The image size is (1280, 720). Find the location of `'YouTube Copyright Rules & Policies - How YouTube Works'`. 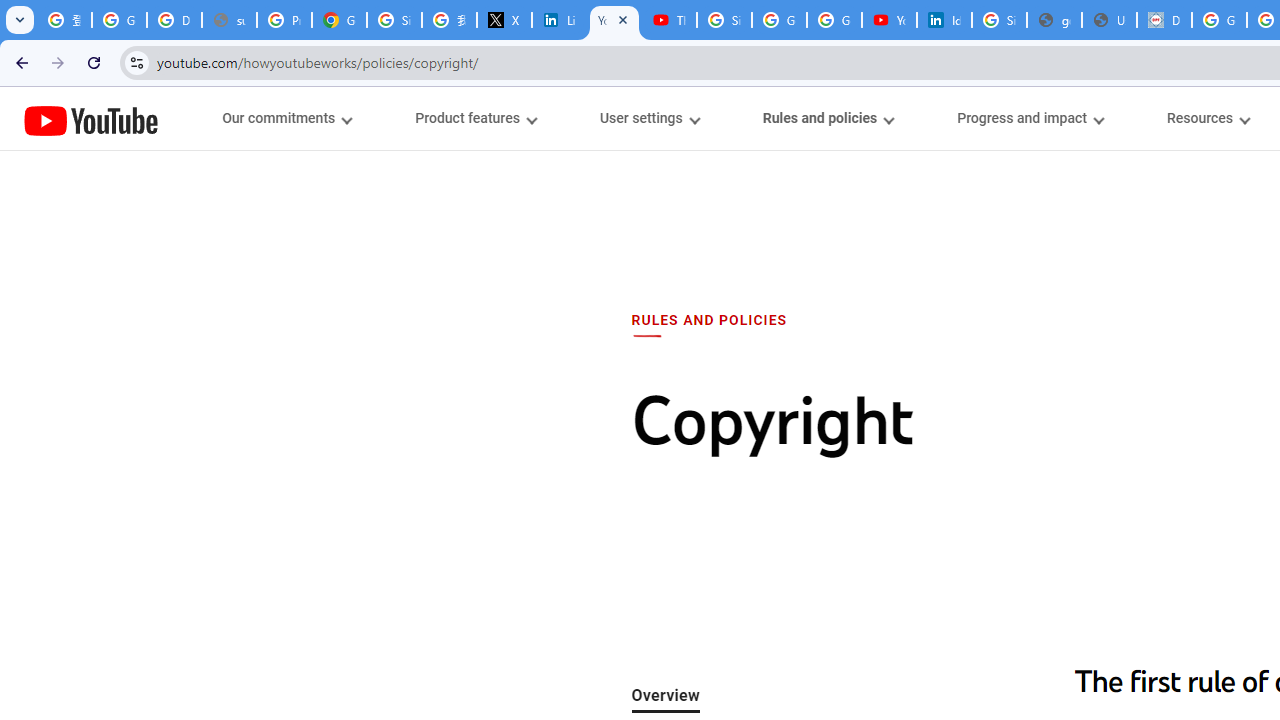

'YouTube Copyright Rules & Policies - How YouTube Works' is located at coordinates (614, 20).